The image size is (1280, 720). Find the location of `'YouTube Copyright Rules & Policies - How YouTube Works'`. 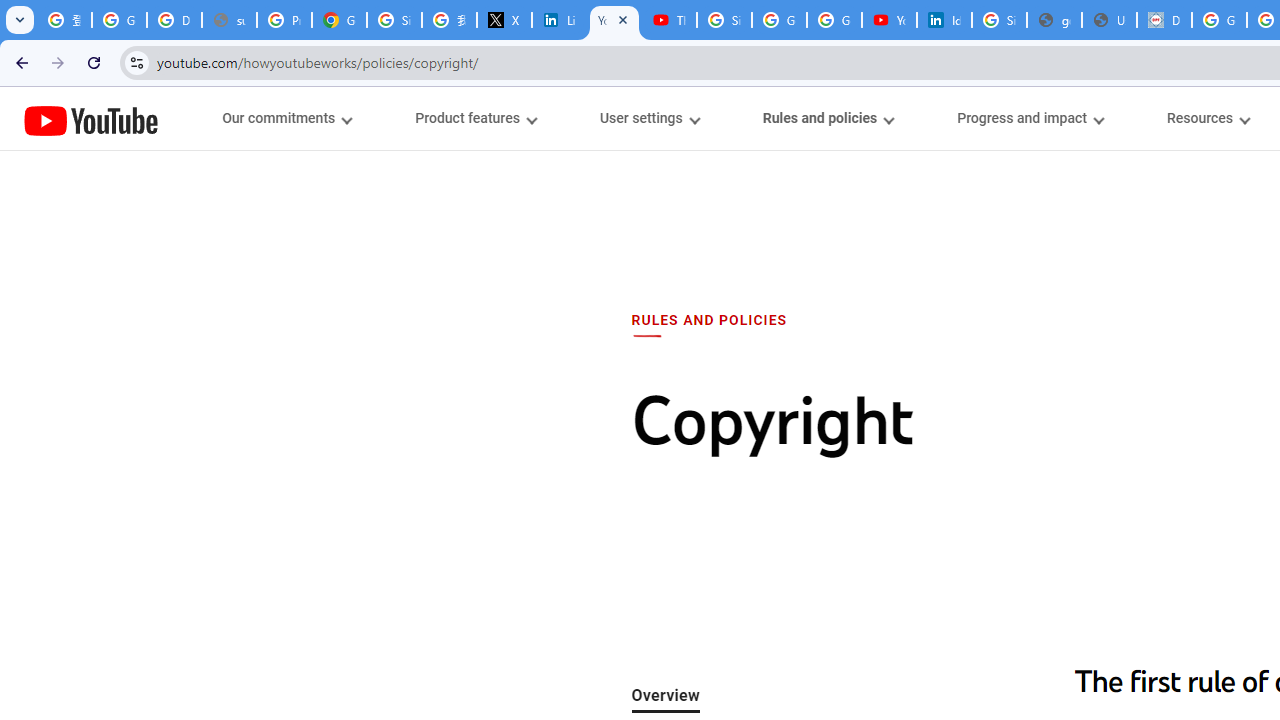

'YouTube Copyright Rules & Policies - How YouTube Works' is located at coordinates (614, 20).